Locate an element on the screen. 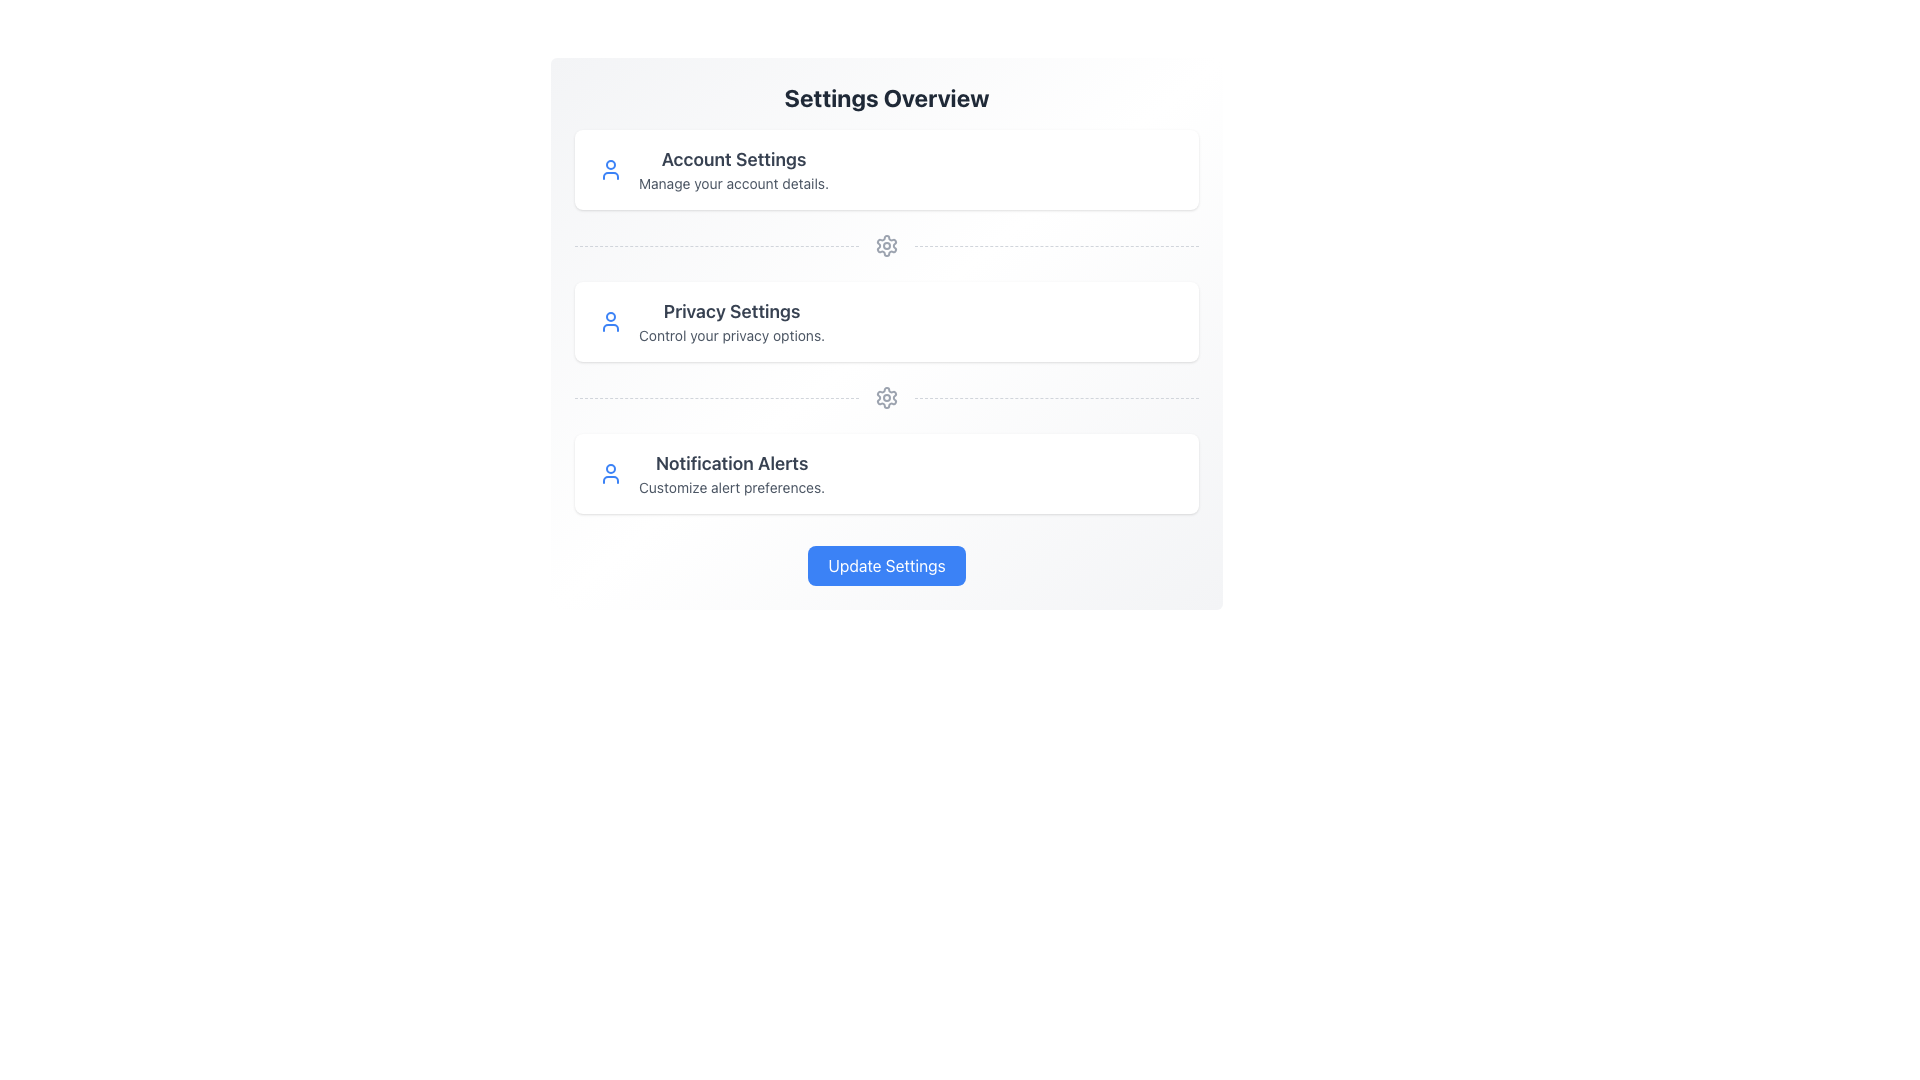 Image resolution: width=1920 pixels, height=1080 pixels. the 'Account Settings' header text label, which serves as a title guiding users to the details below is located at coordinates (733, 158).